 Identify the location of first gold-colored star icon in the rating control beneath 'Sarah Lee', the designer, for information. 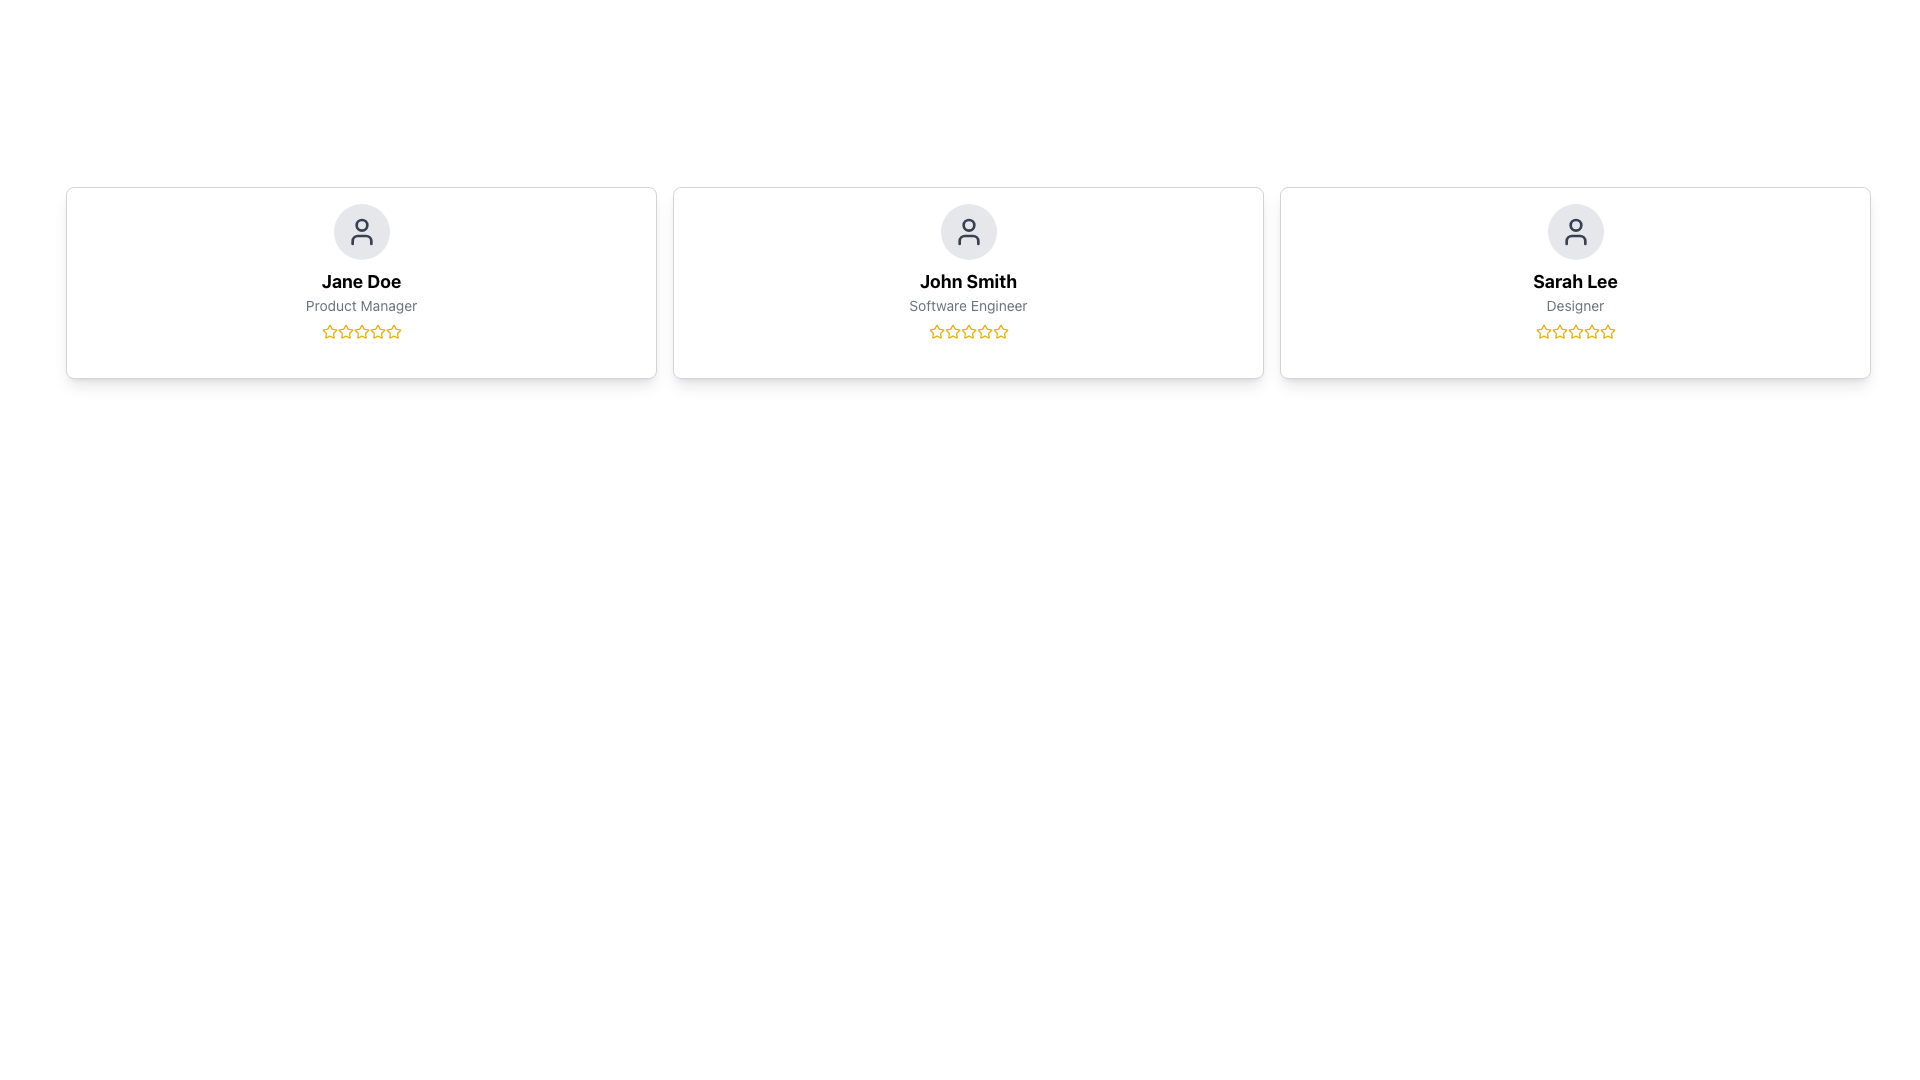
(1558, 330).